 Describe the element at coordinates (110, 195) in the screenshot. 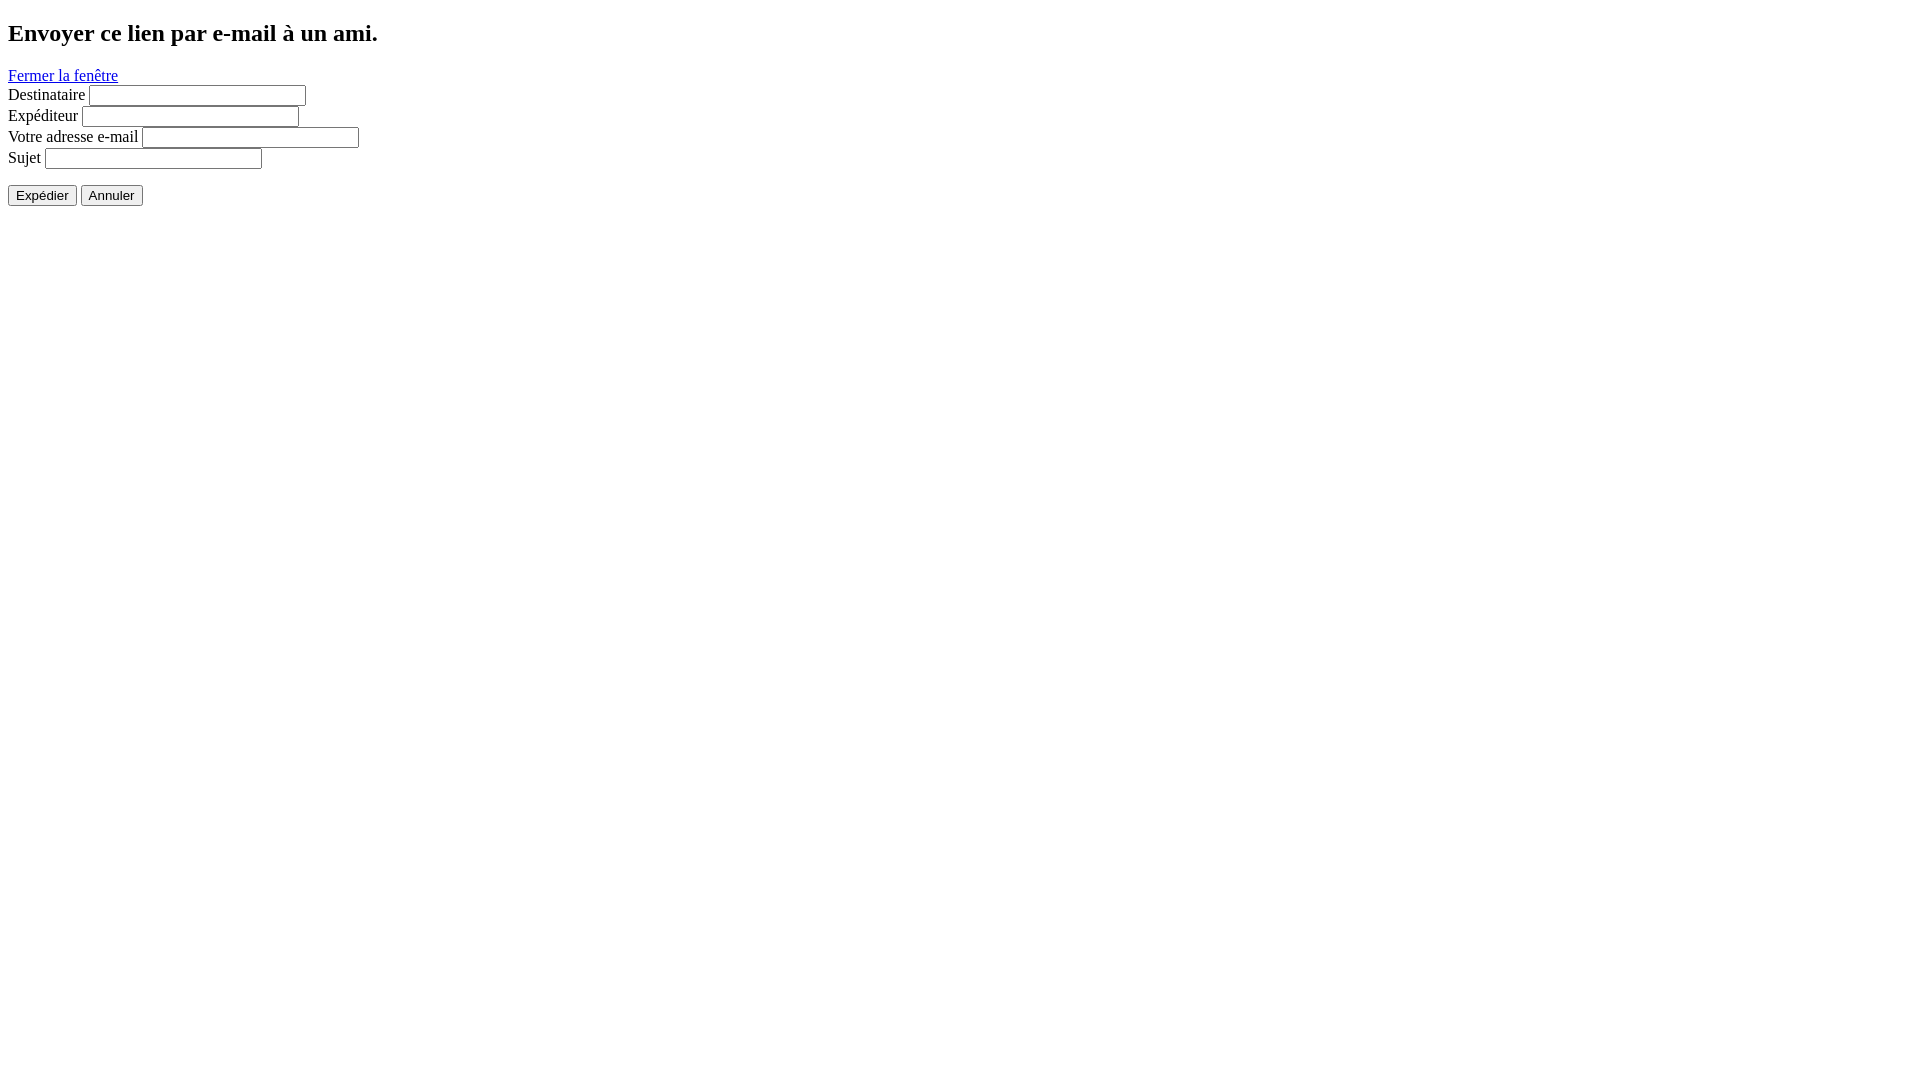

I see `'Annuler'` at that location.